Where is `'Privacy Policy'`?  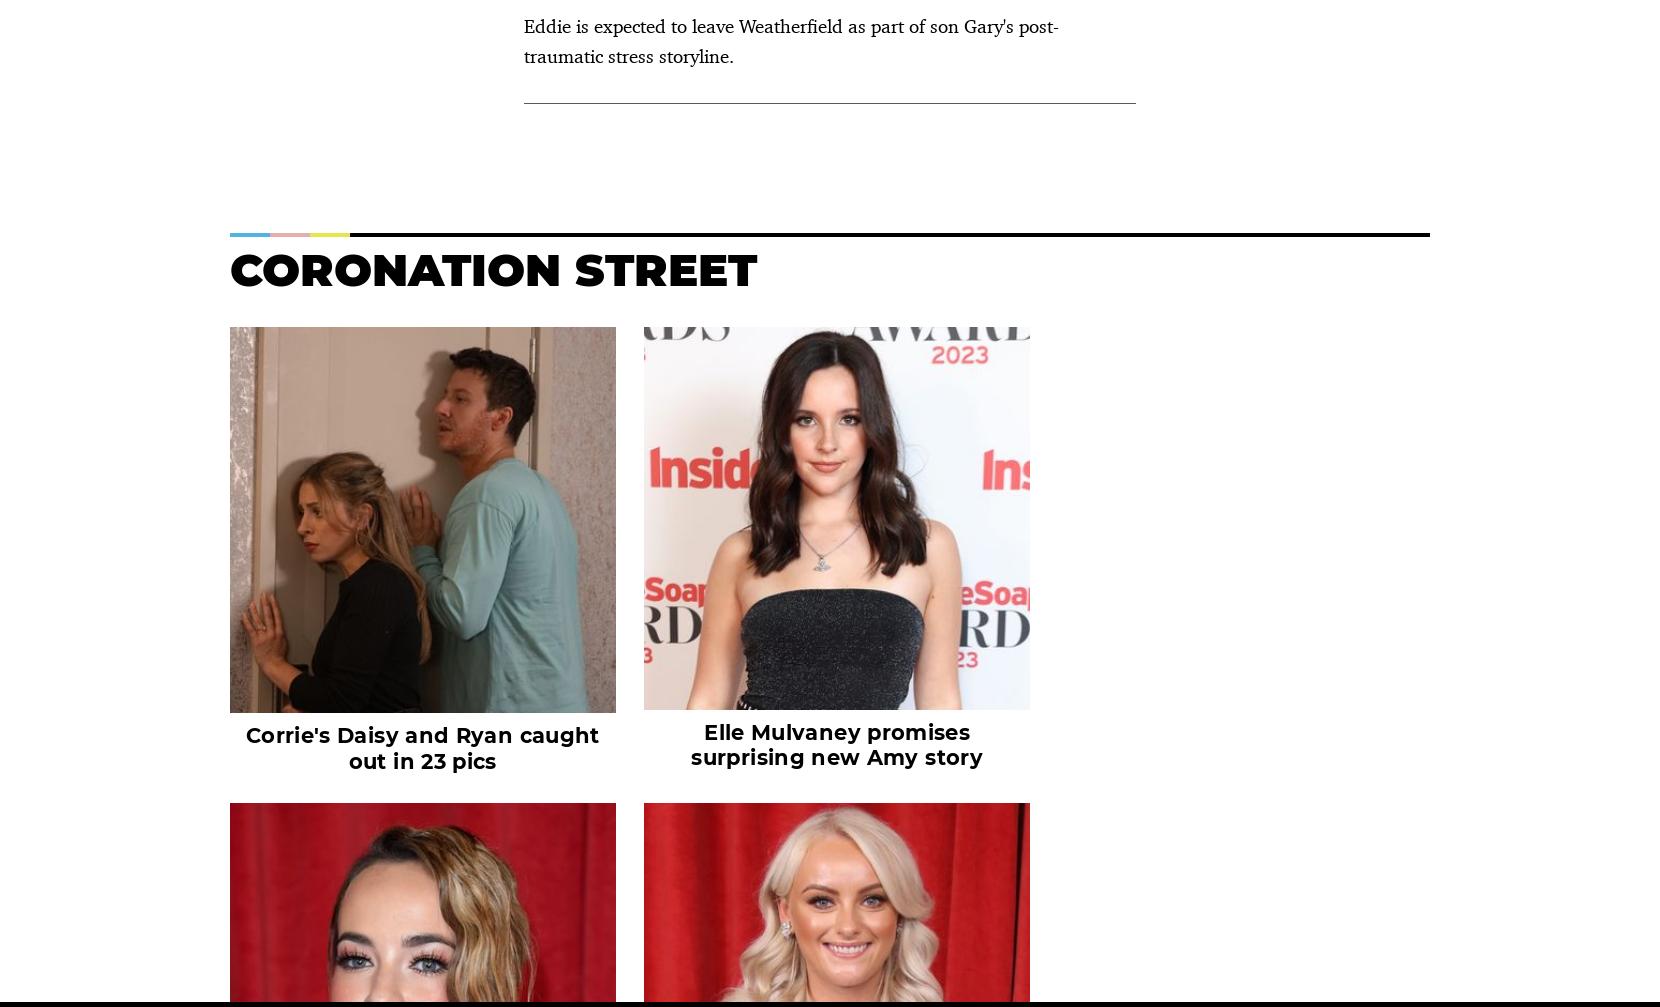 'Privacy Policy' is located at coordinates (622, 816).